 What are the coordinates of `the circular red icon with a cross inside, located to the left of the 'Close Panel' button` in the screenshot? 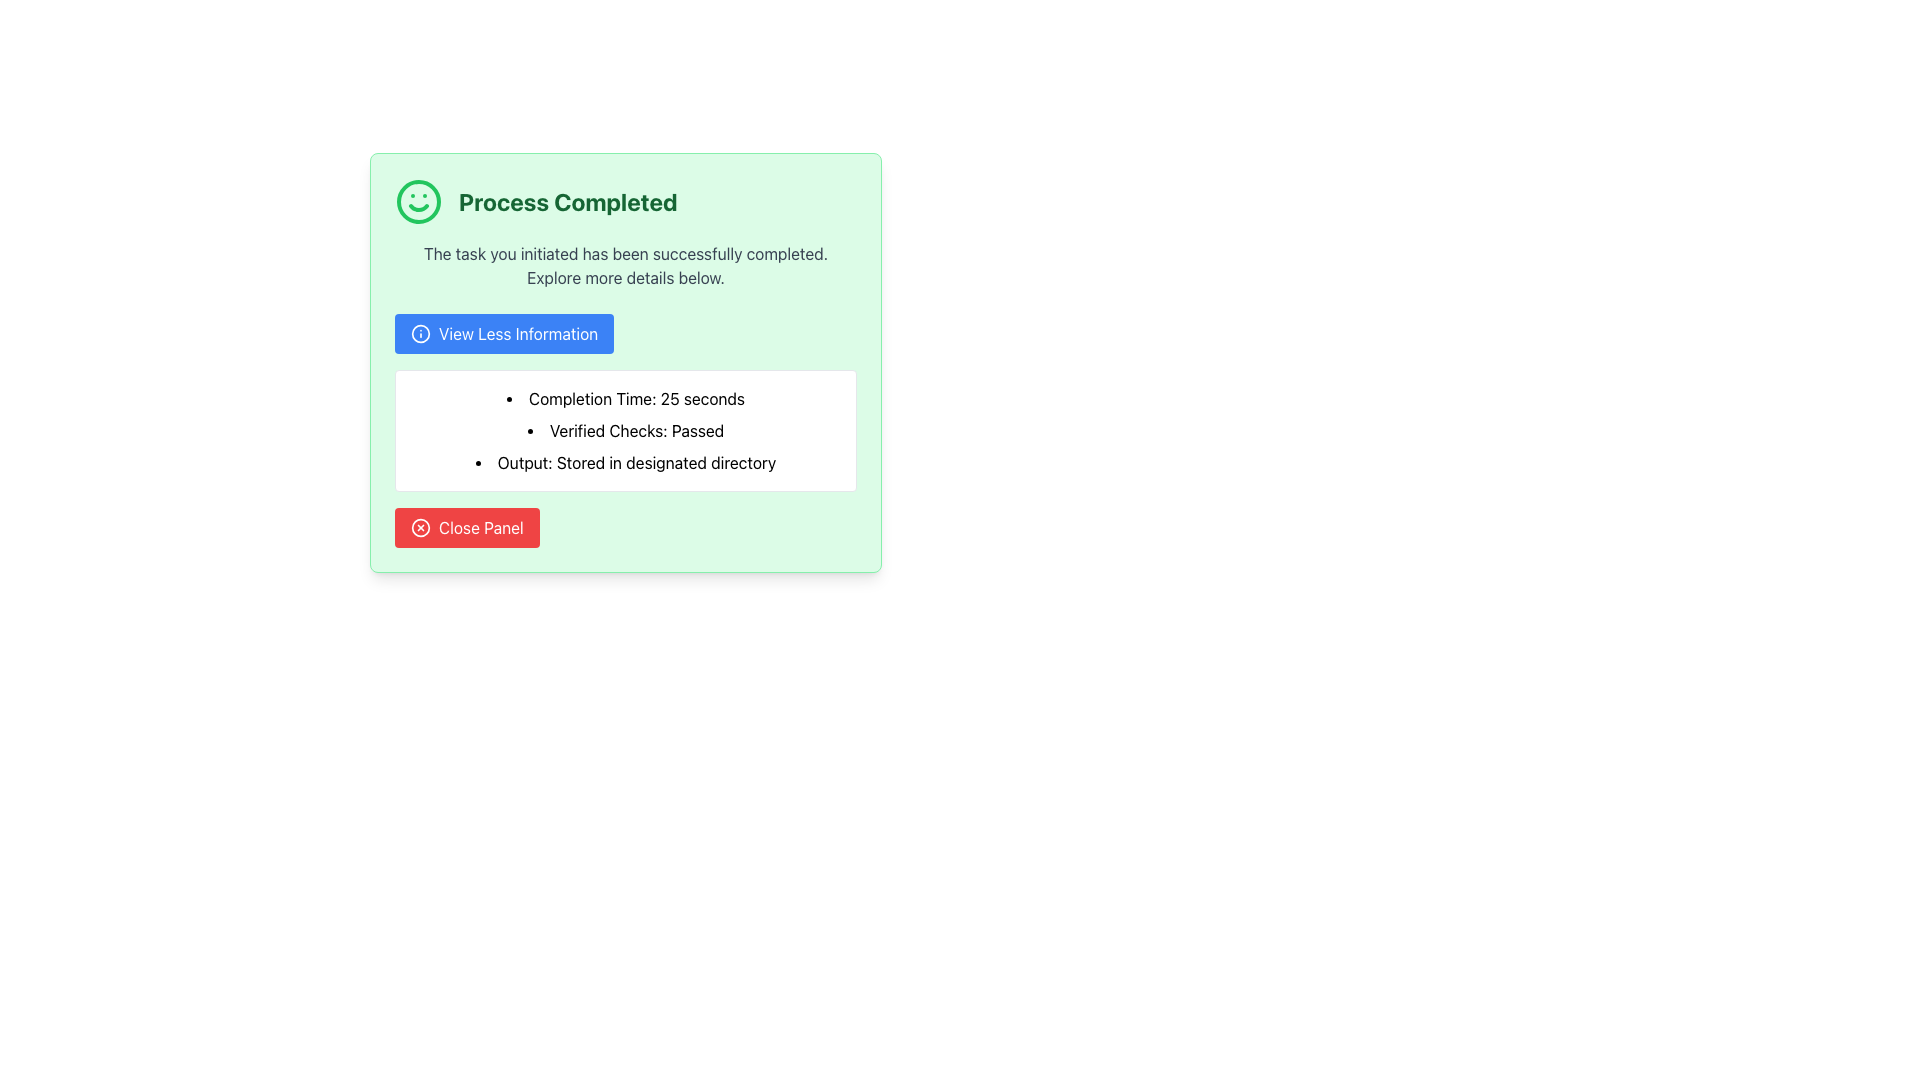 It's located at (420, 527).